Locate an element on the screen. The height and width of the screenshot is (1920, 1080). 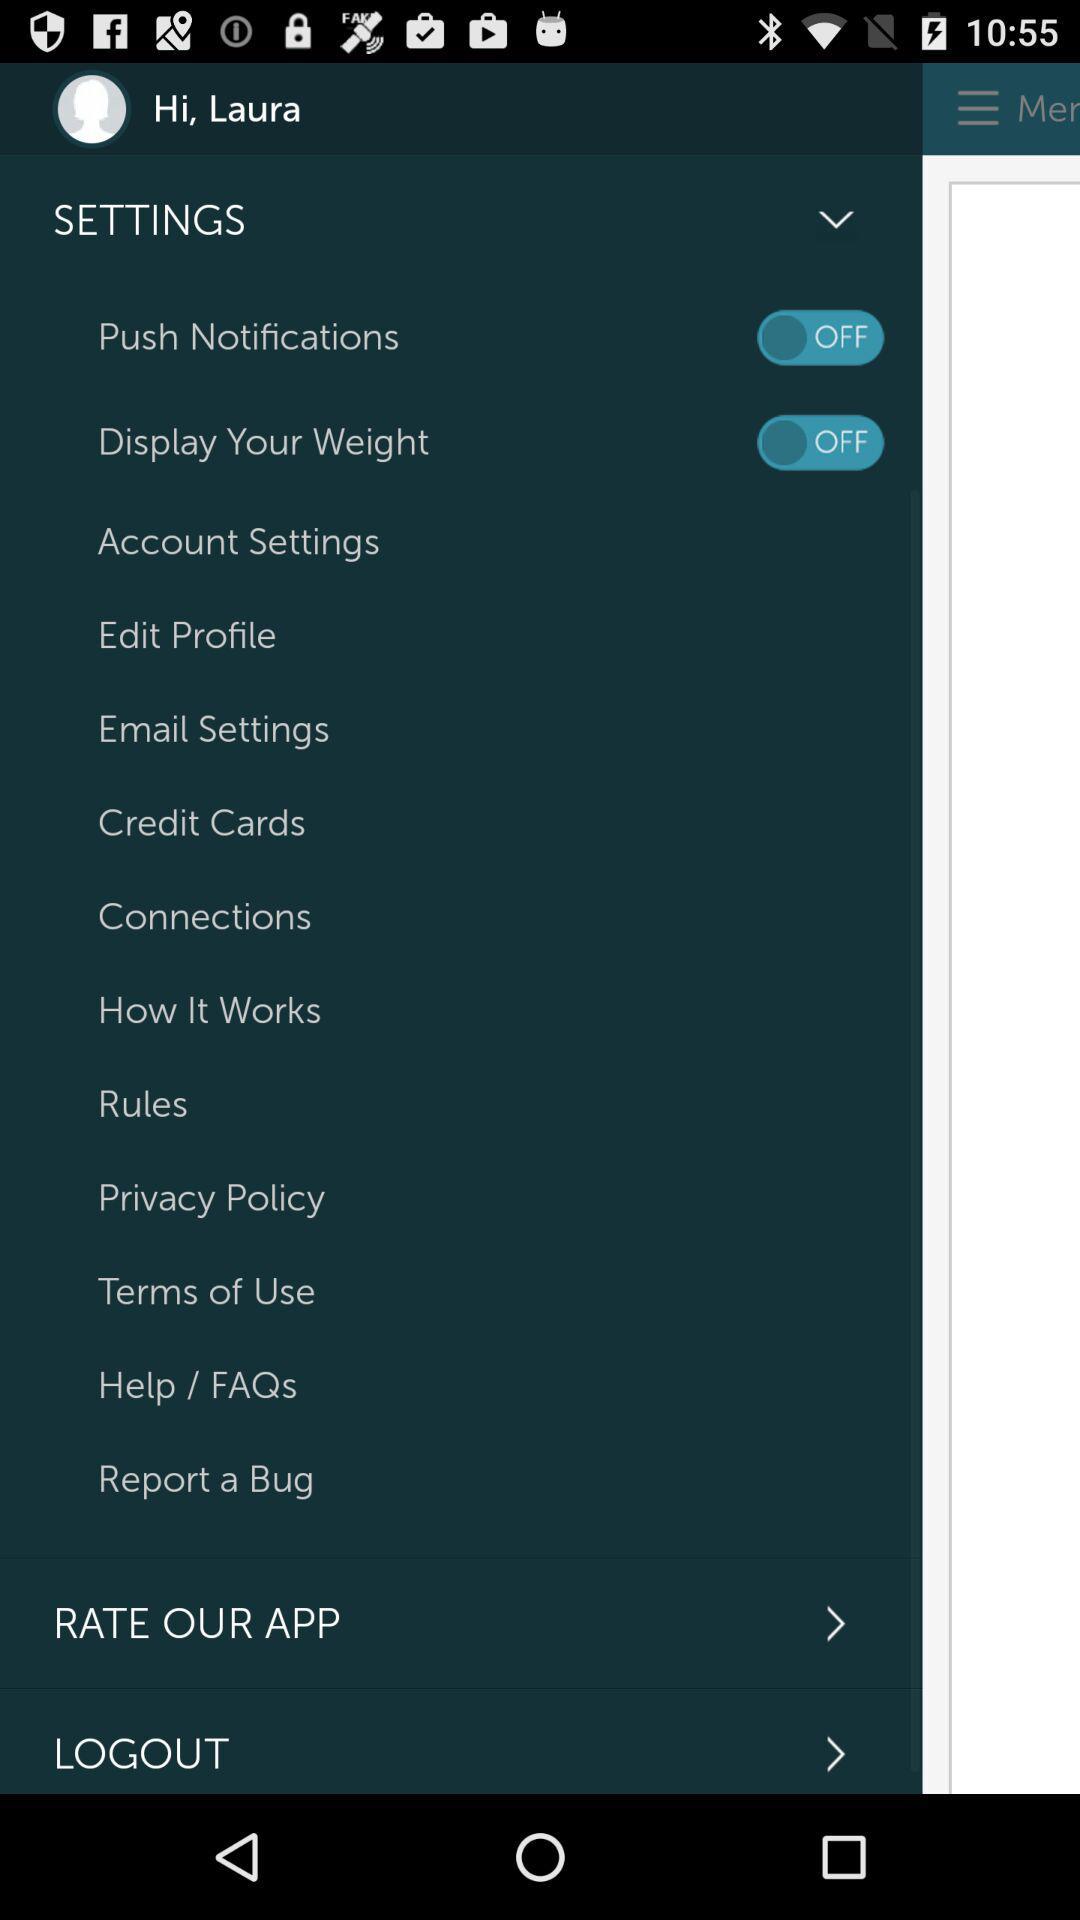
display is located at coordinates (820, 441).